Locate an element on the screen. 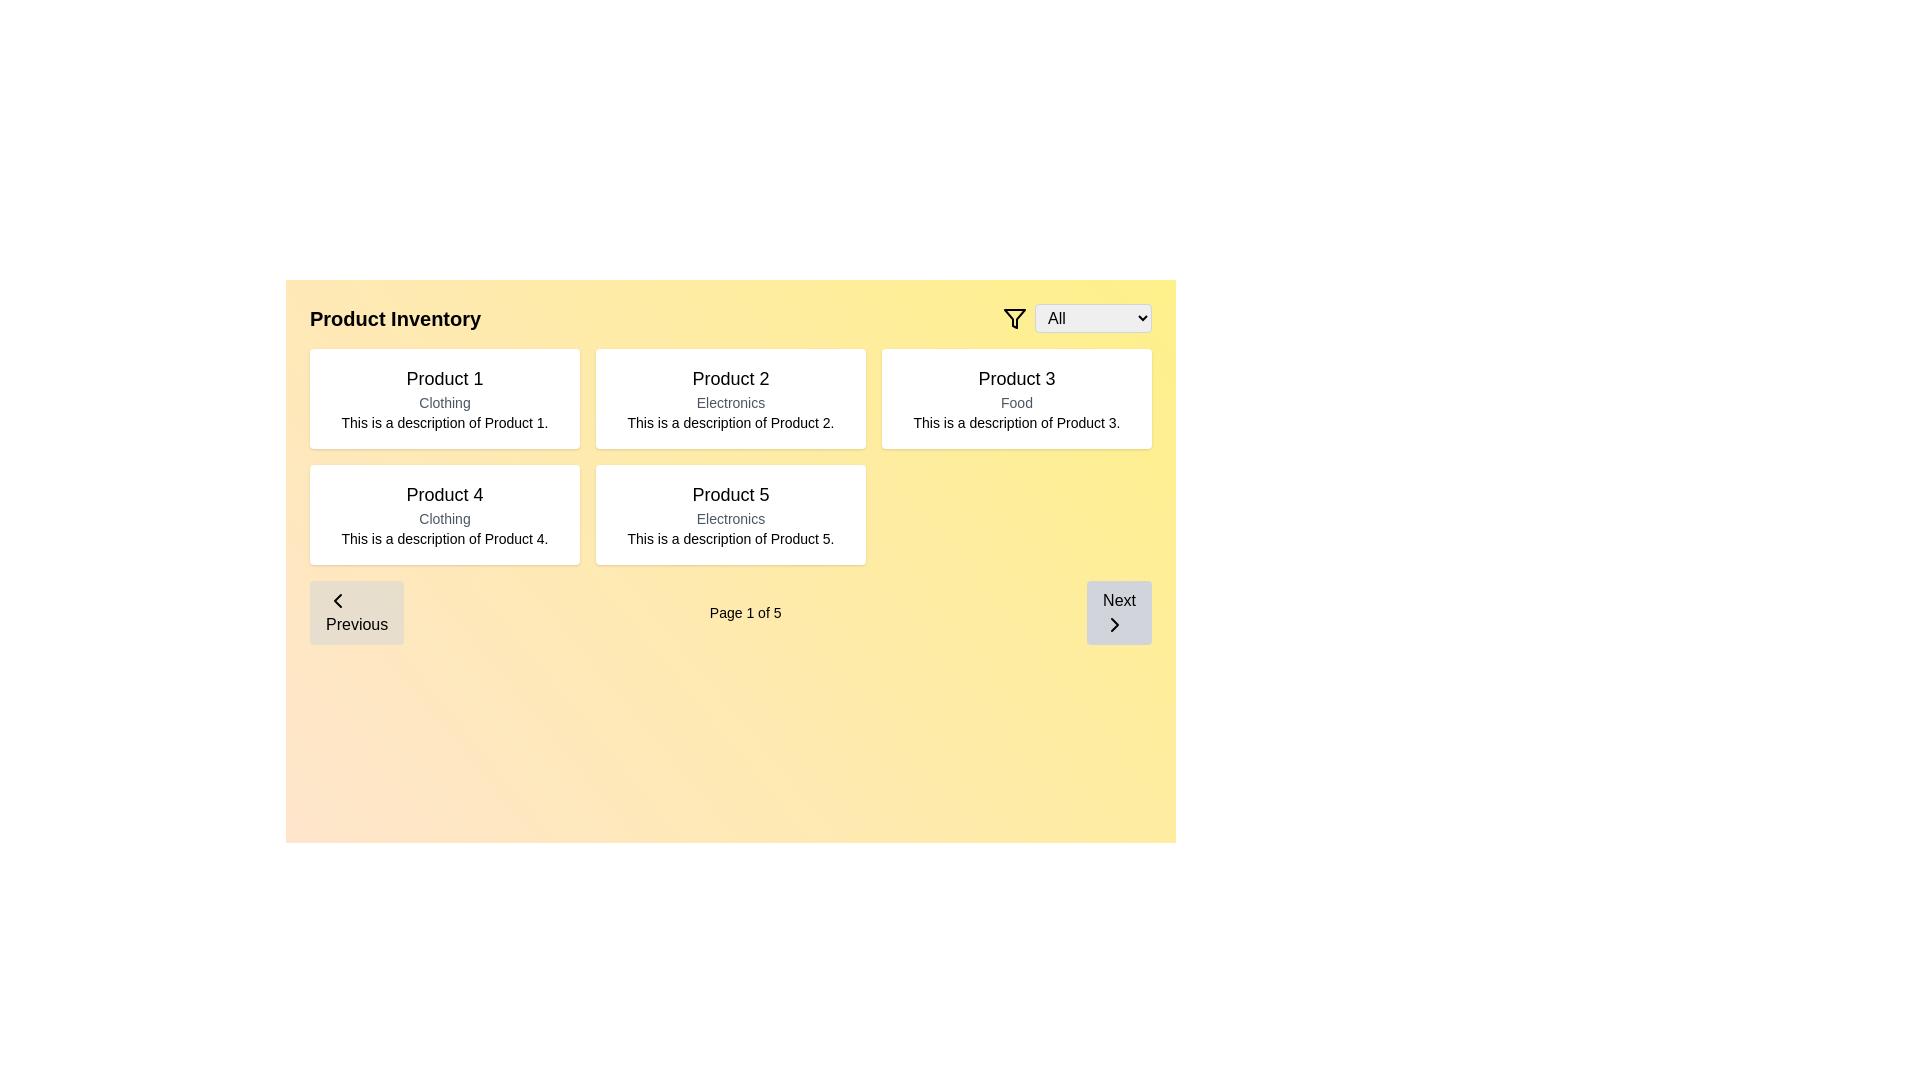  the chevron (right arrow) icon located inside the 'Next' navigation button in the bottom-right corner of the interface is located at coordinates (1114, 623).